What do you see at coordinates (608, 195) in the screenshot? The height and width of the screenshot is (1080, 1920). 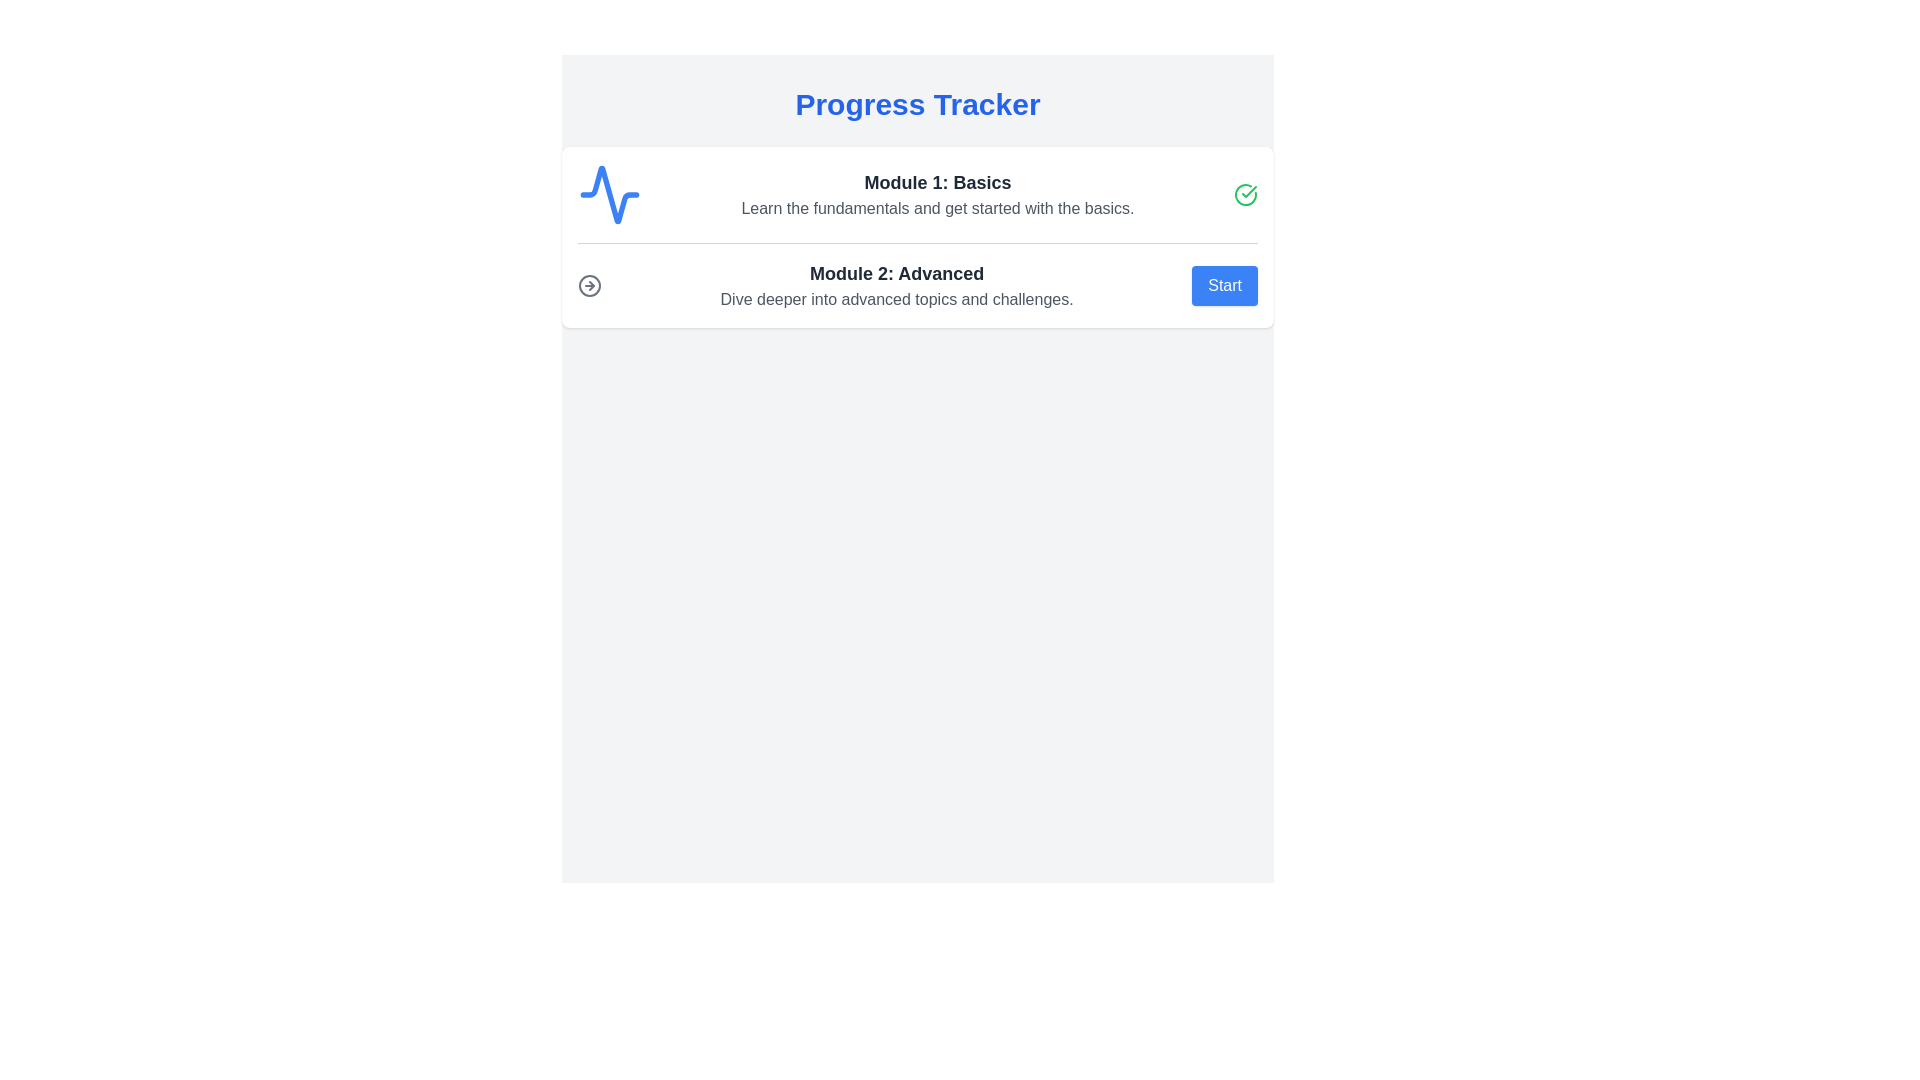 I see `the icon that symbolizes 'Module 1: Basics', located to the far left of the horizontal group in the top row of the progress tracker list` at bounding box center [608, 195].